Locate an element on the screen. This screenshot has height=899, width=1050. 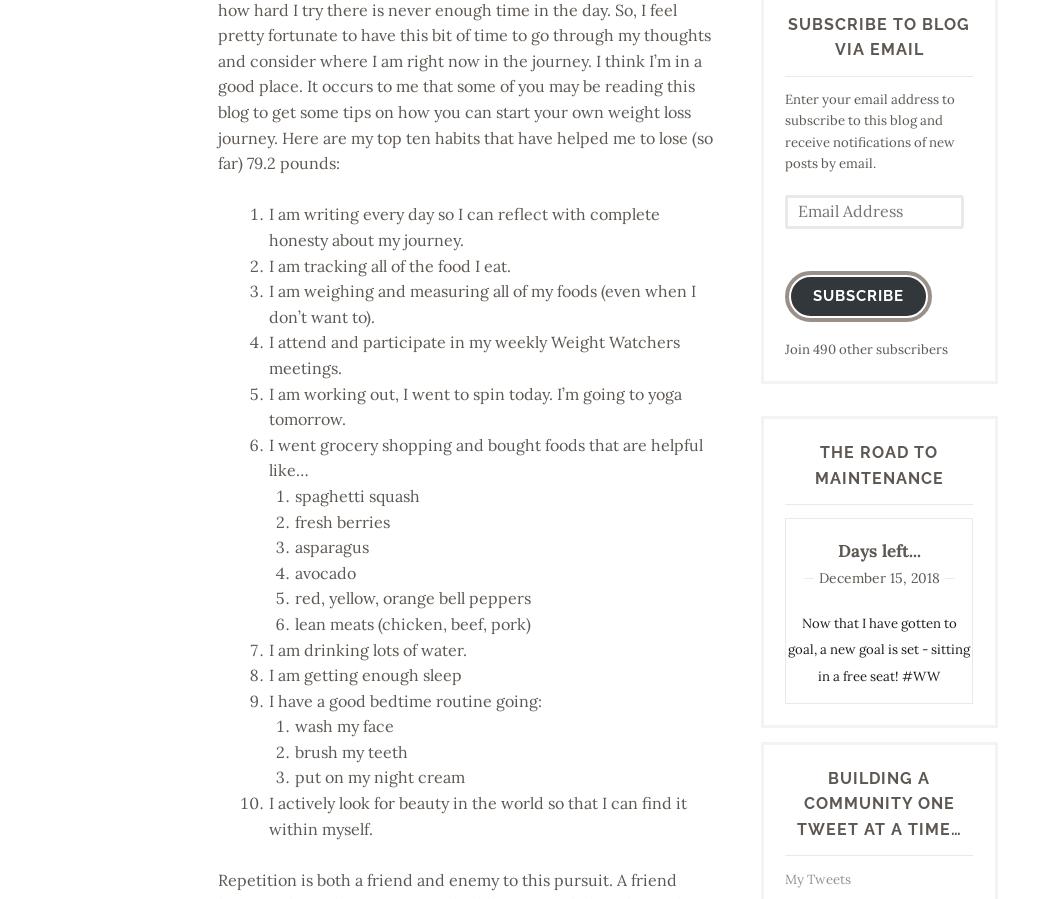
'My Tweets' is located at coordinates (816, 878).